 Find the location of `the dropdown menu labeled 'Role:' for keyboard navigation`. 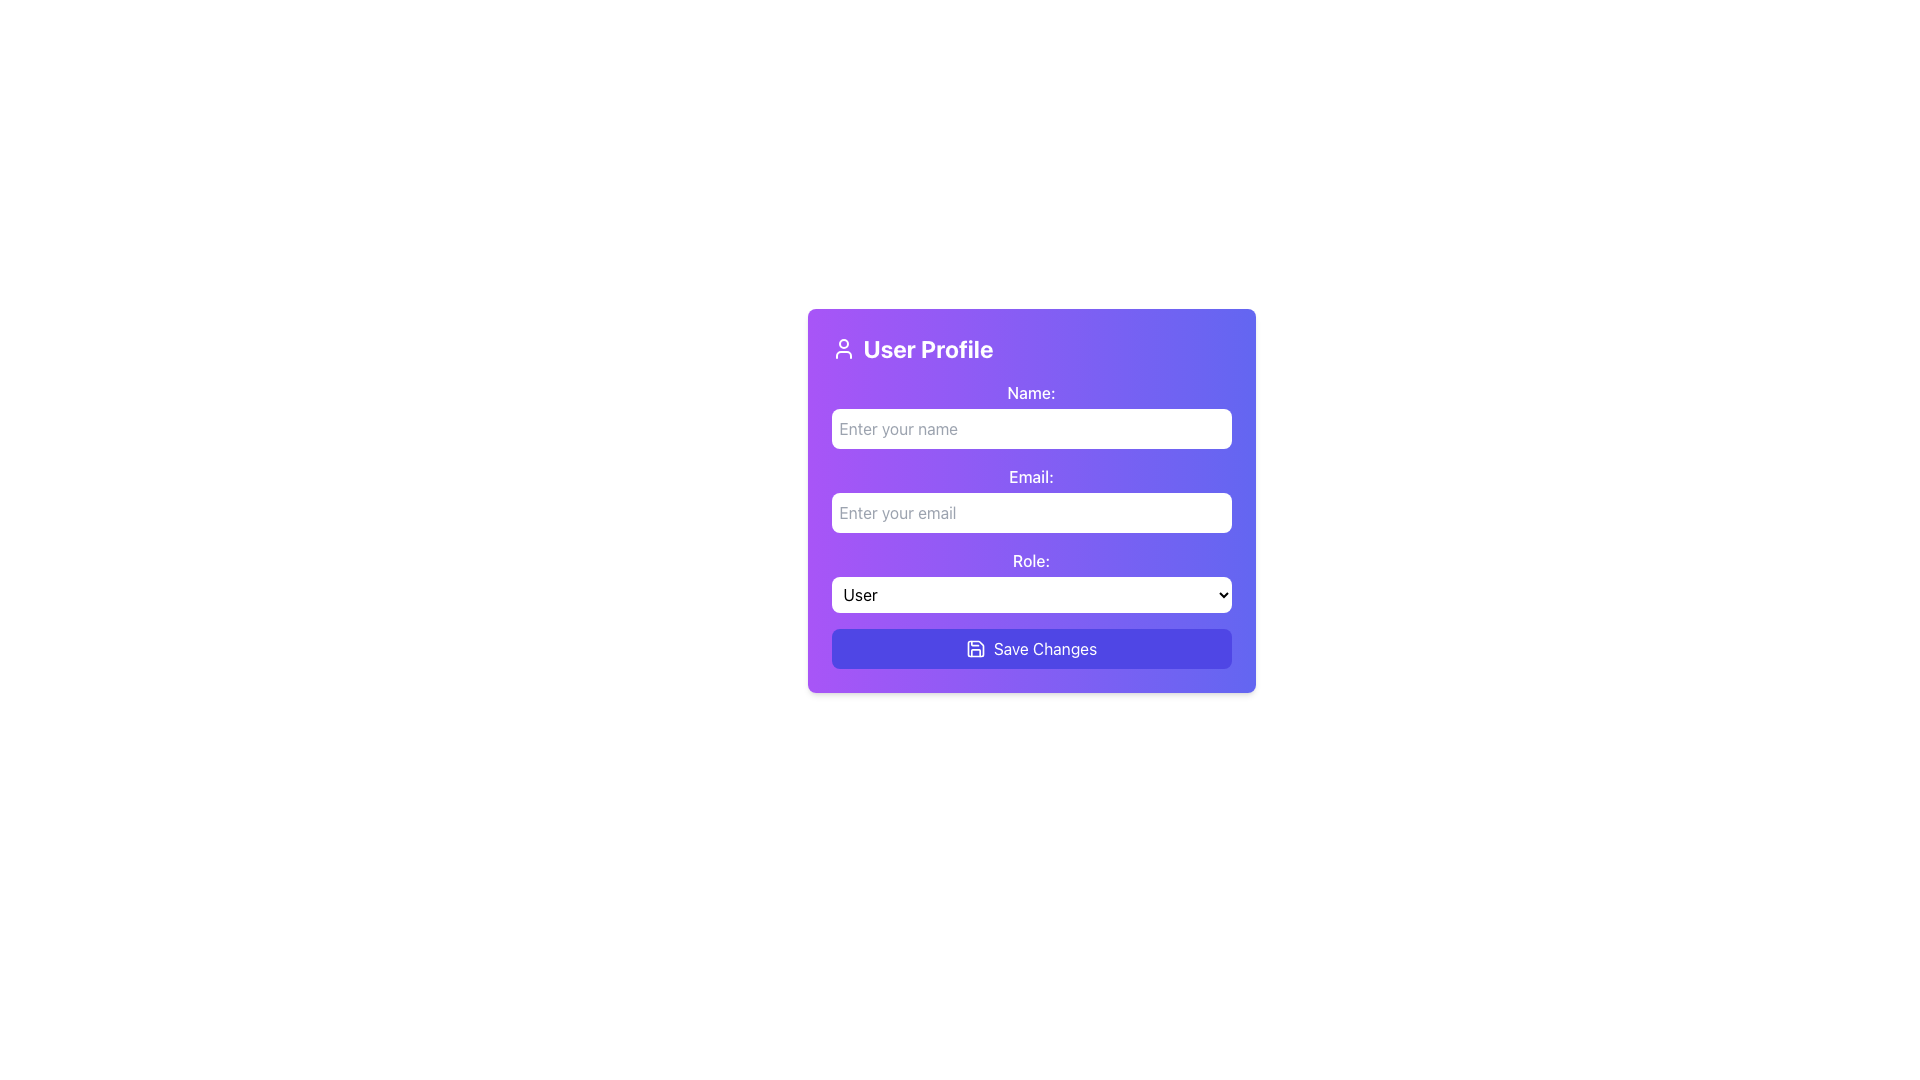

the dropdown menu labeled 'Role:' for keyboard navigation is located at coordinates (1031, 593).